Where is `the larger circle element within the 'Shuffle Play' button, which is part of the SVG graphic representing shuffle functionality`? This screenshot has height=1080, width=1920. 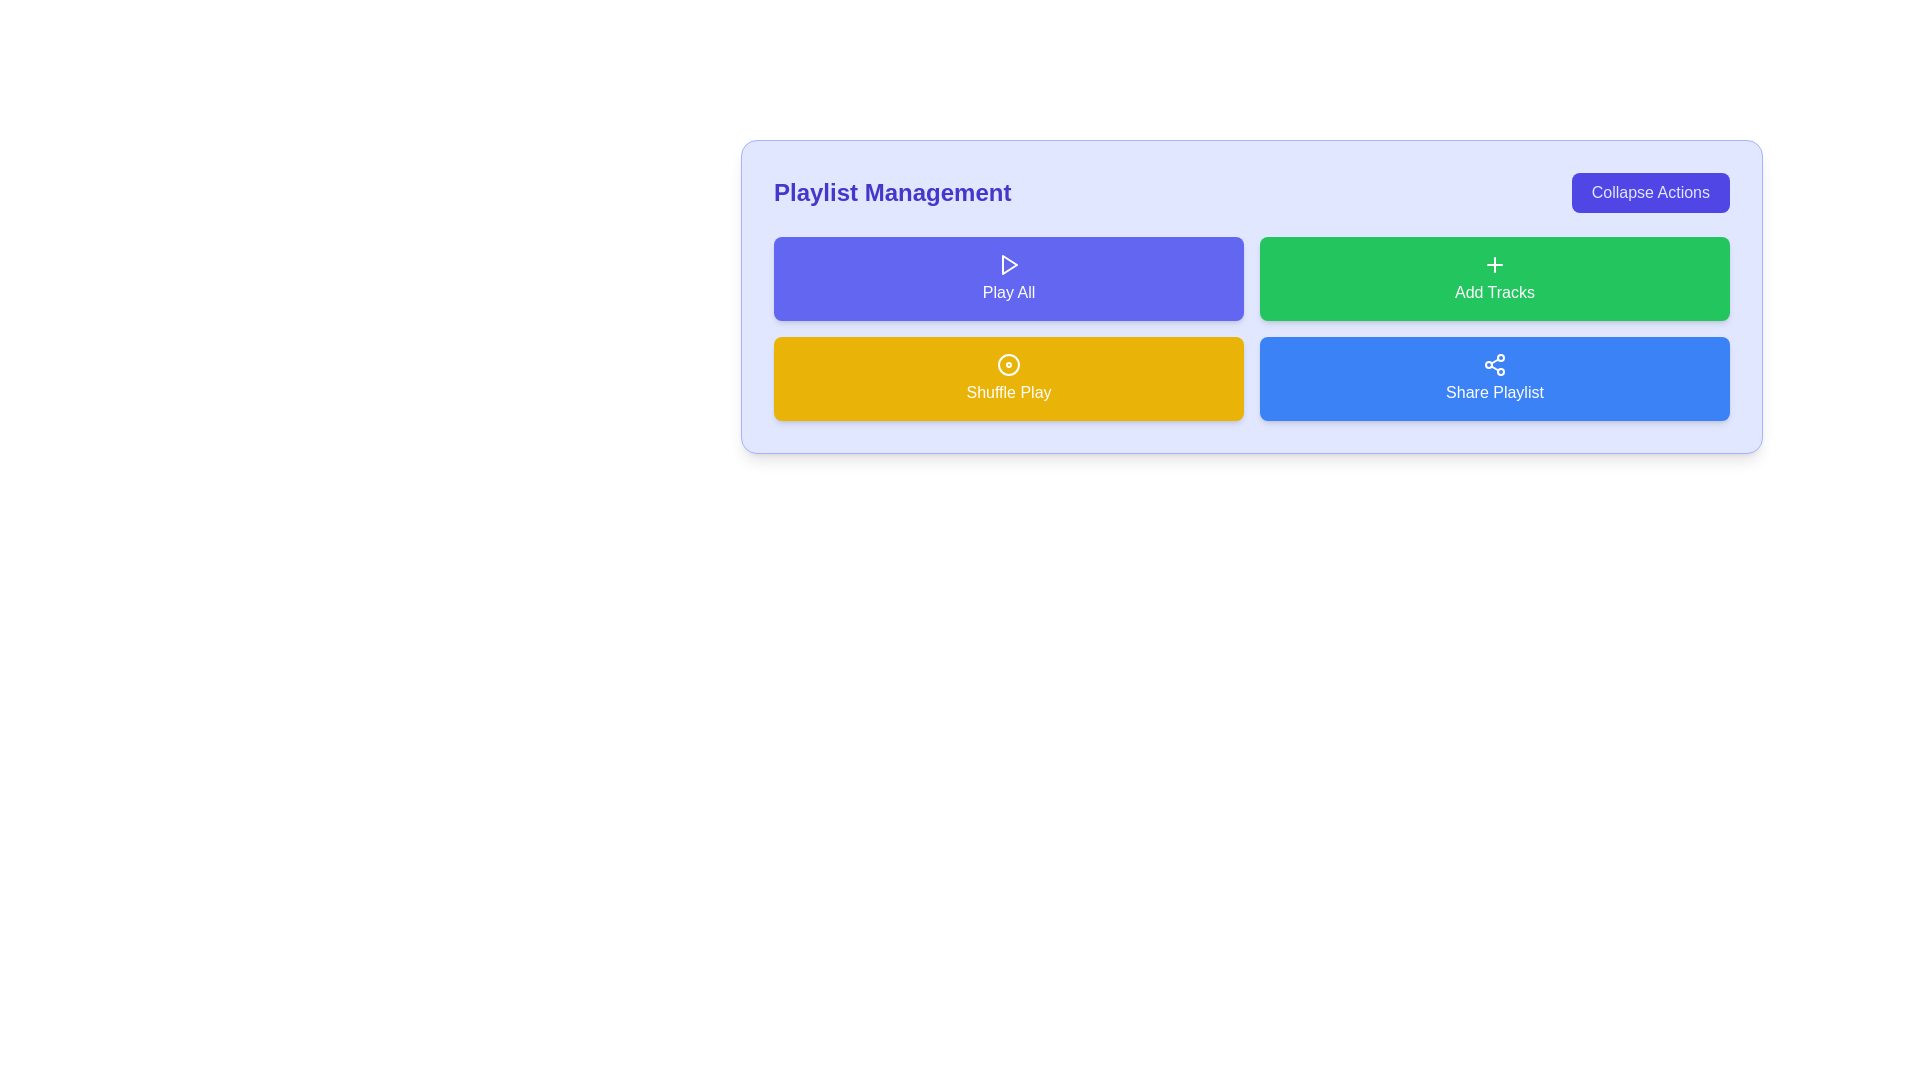 the larger circle element within the 'Shuffle Play' button, which is part of the SVG graphic representing shuffle functionality is located at coordinates (1008, 365).